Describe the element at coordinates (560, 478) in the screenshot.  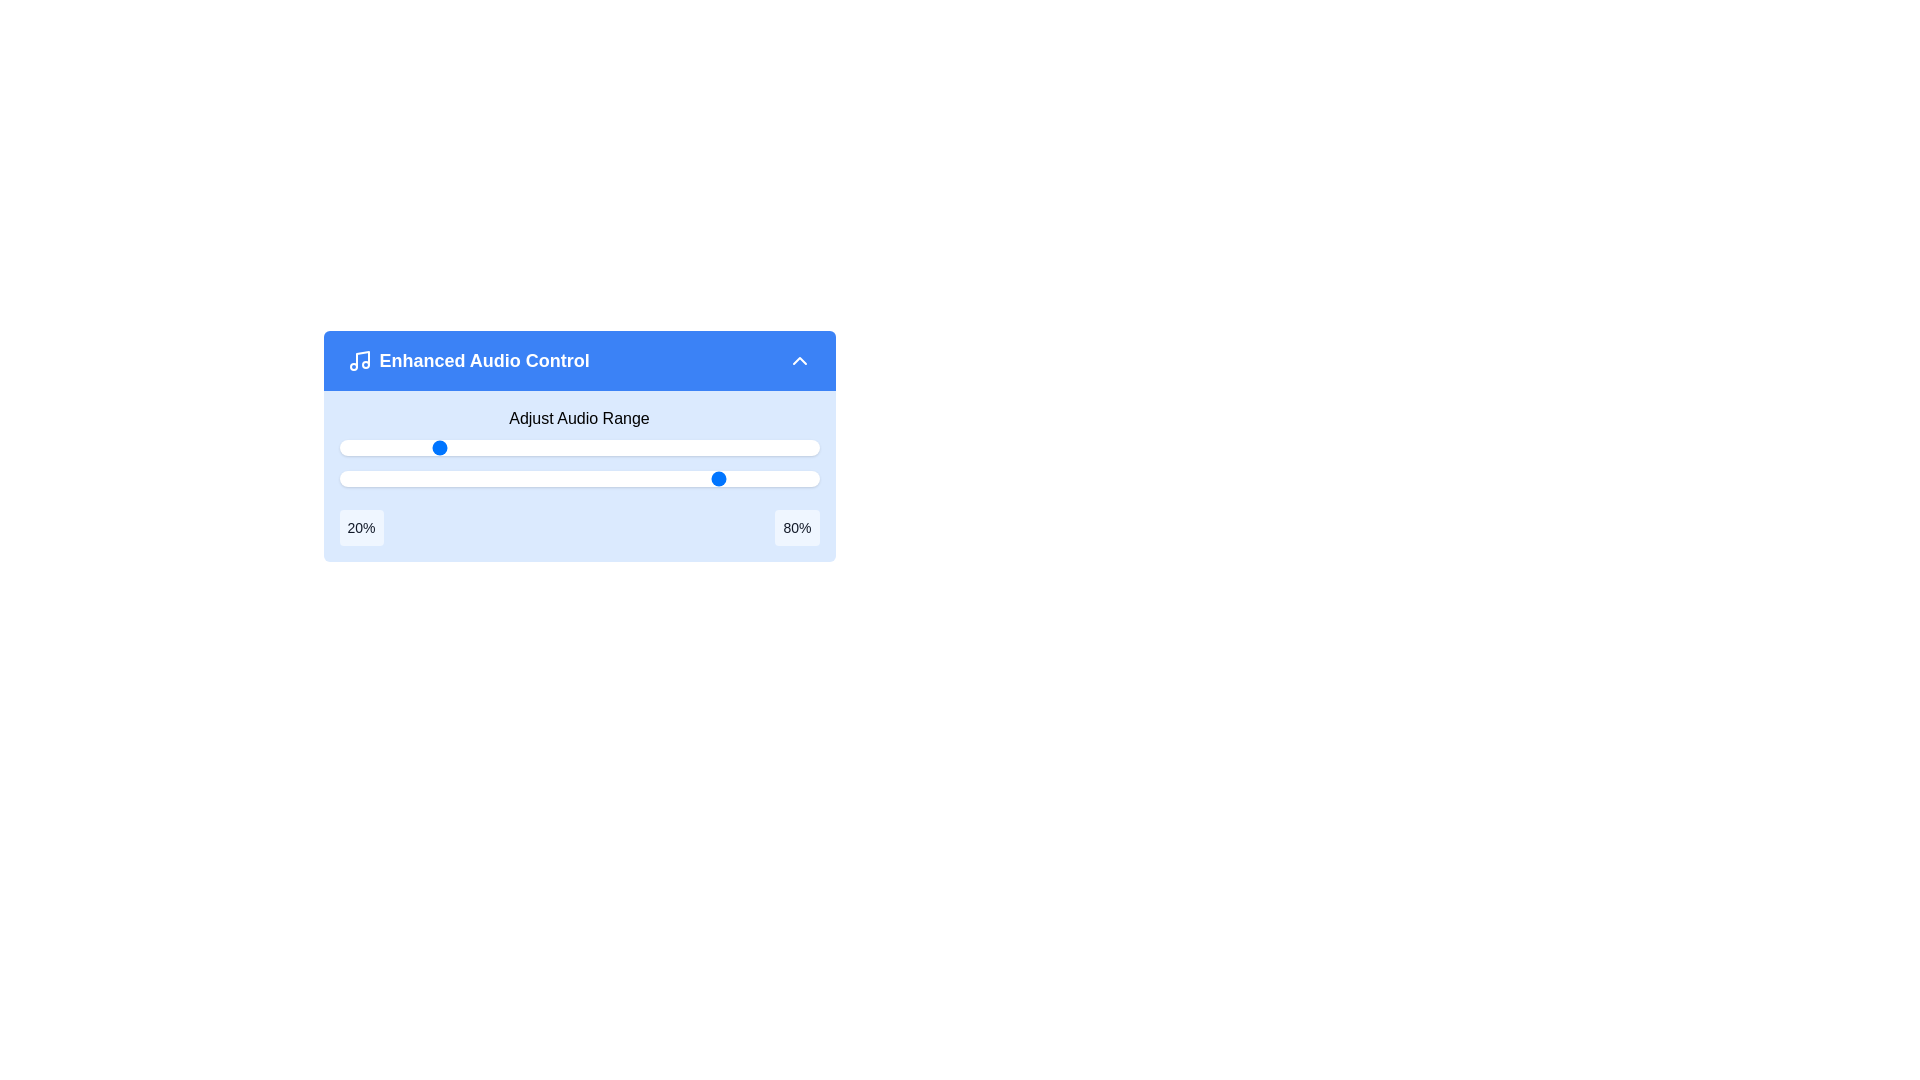
I see `the slider` at that location.